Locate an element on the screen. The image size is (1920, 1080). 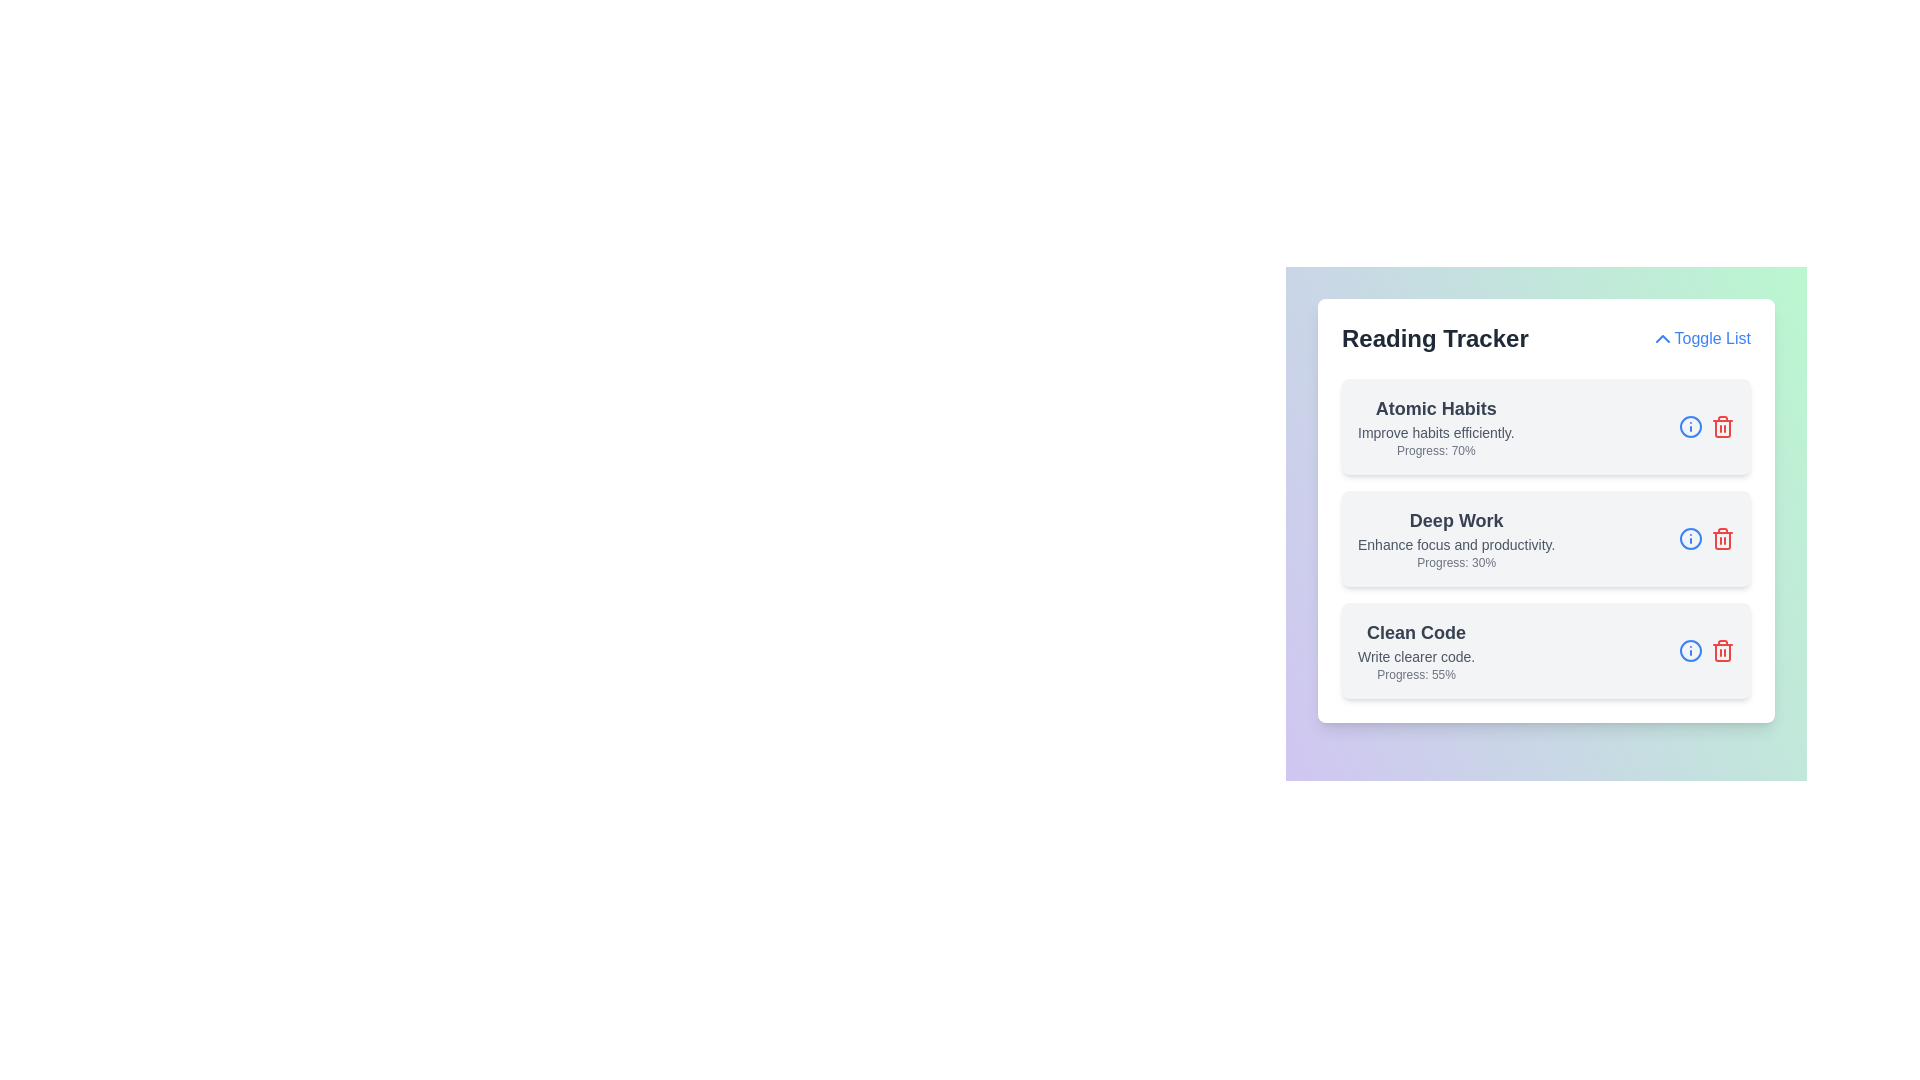
text content 'Write clearer code.' which is styled in a smaller gray font and located under the heading 'Clean Code.' is located at coordinates (1415, 656).